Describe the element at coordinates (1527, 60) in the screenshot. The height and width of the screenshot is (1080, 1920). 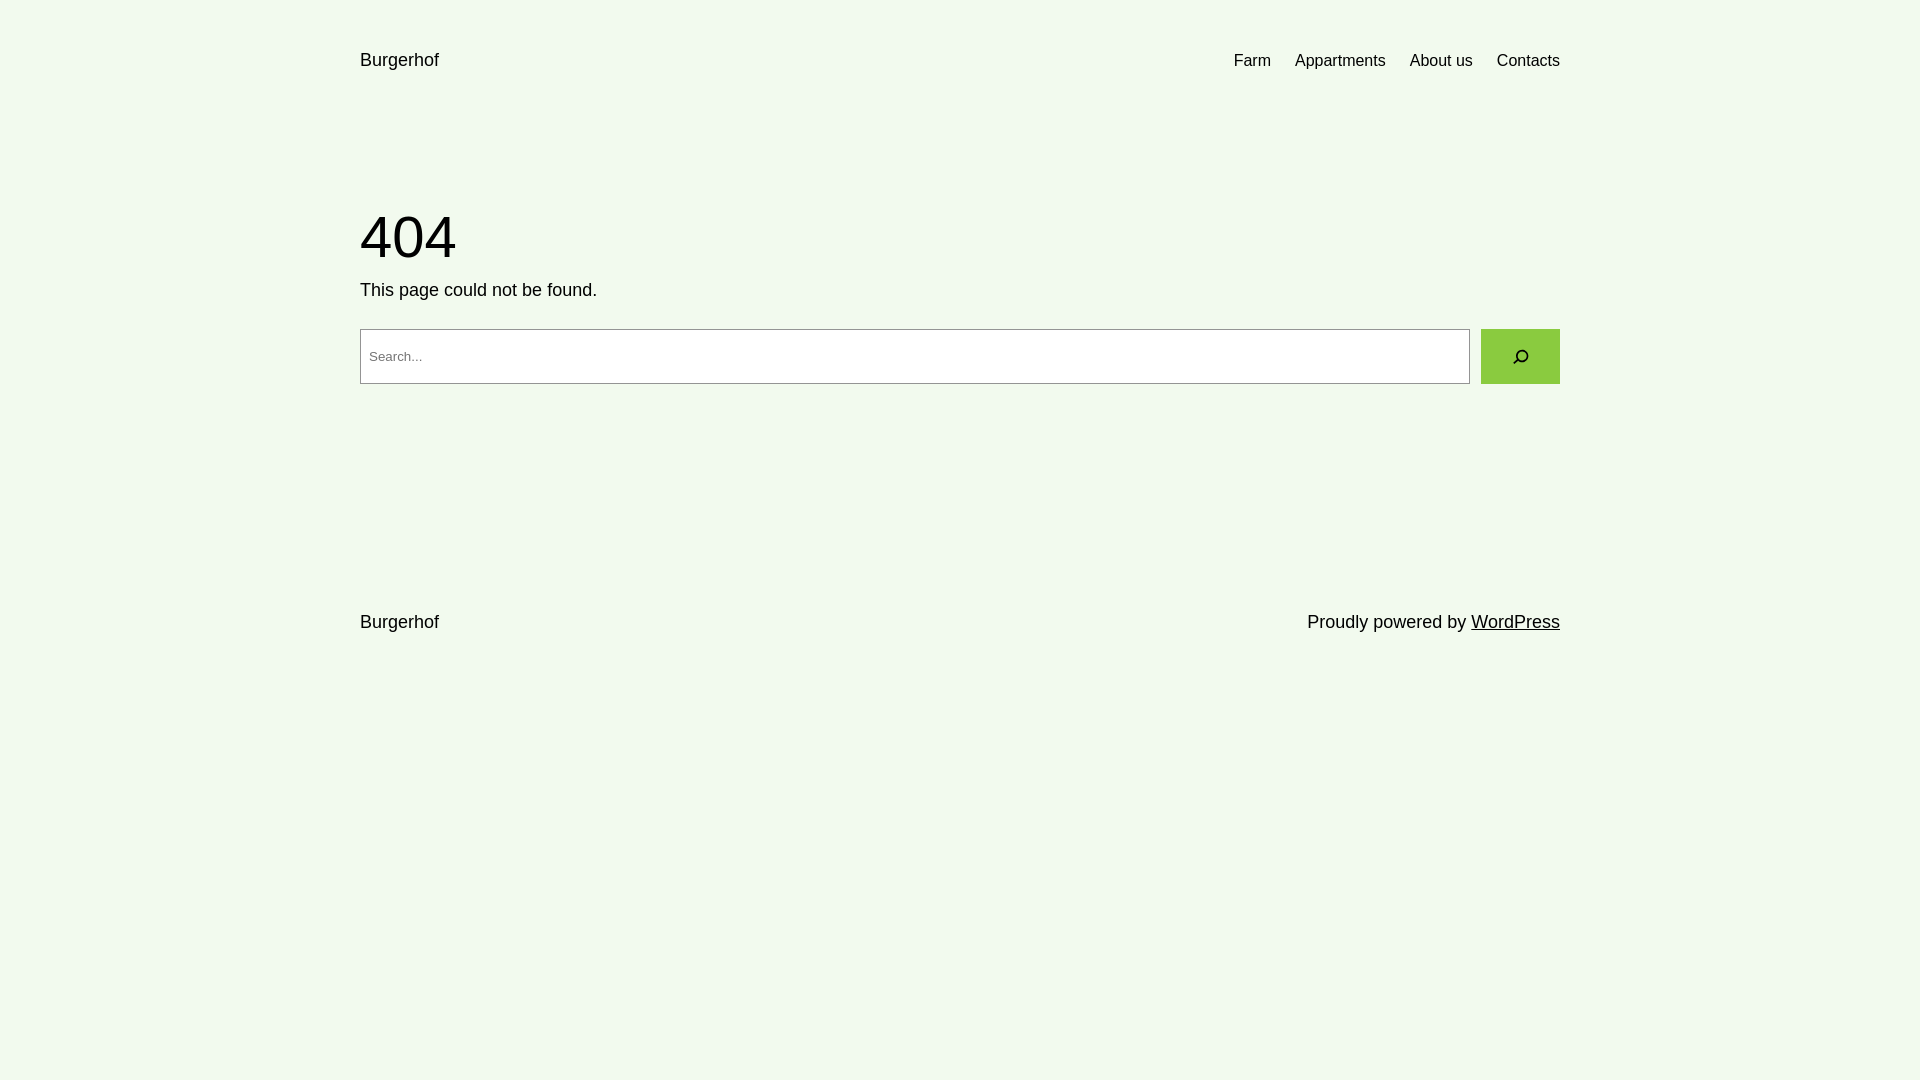
I see `'Contacts'` at that location.